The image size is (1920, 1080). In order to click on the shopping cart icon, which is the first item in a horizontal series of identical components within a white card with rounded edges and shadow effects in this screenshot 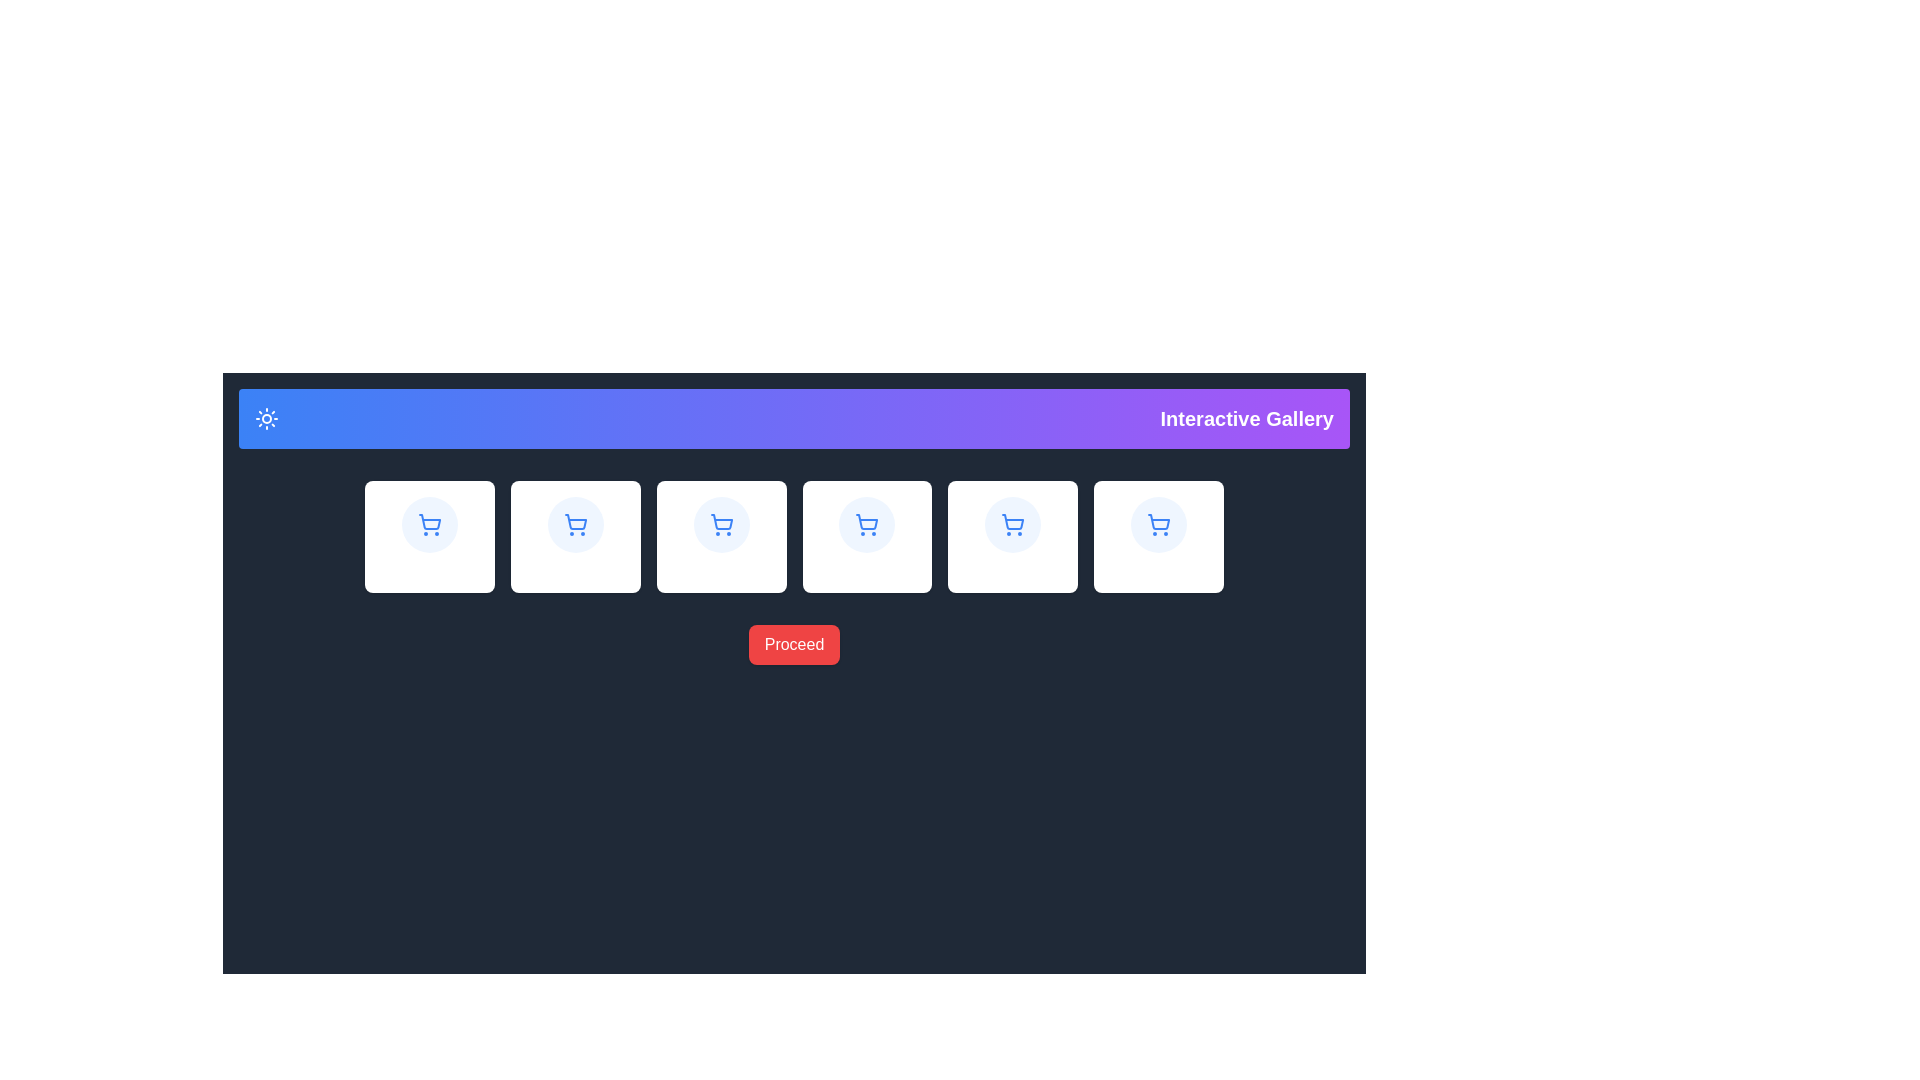, I will do `click(428, 523)`.